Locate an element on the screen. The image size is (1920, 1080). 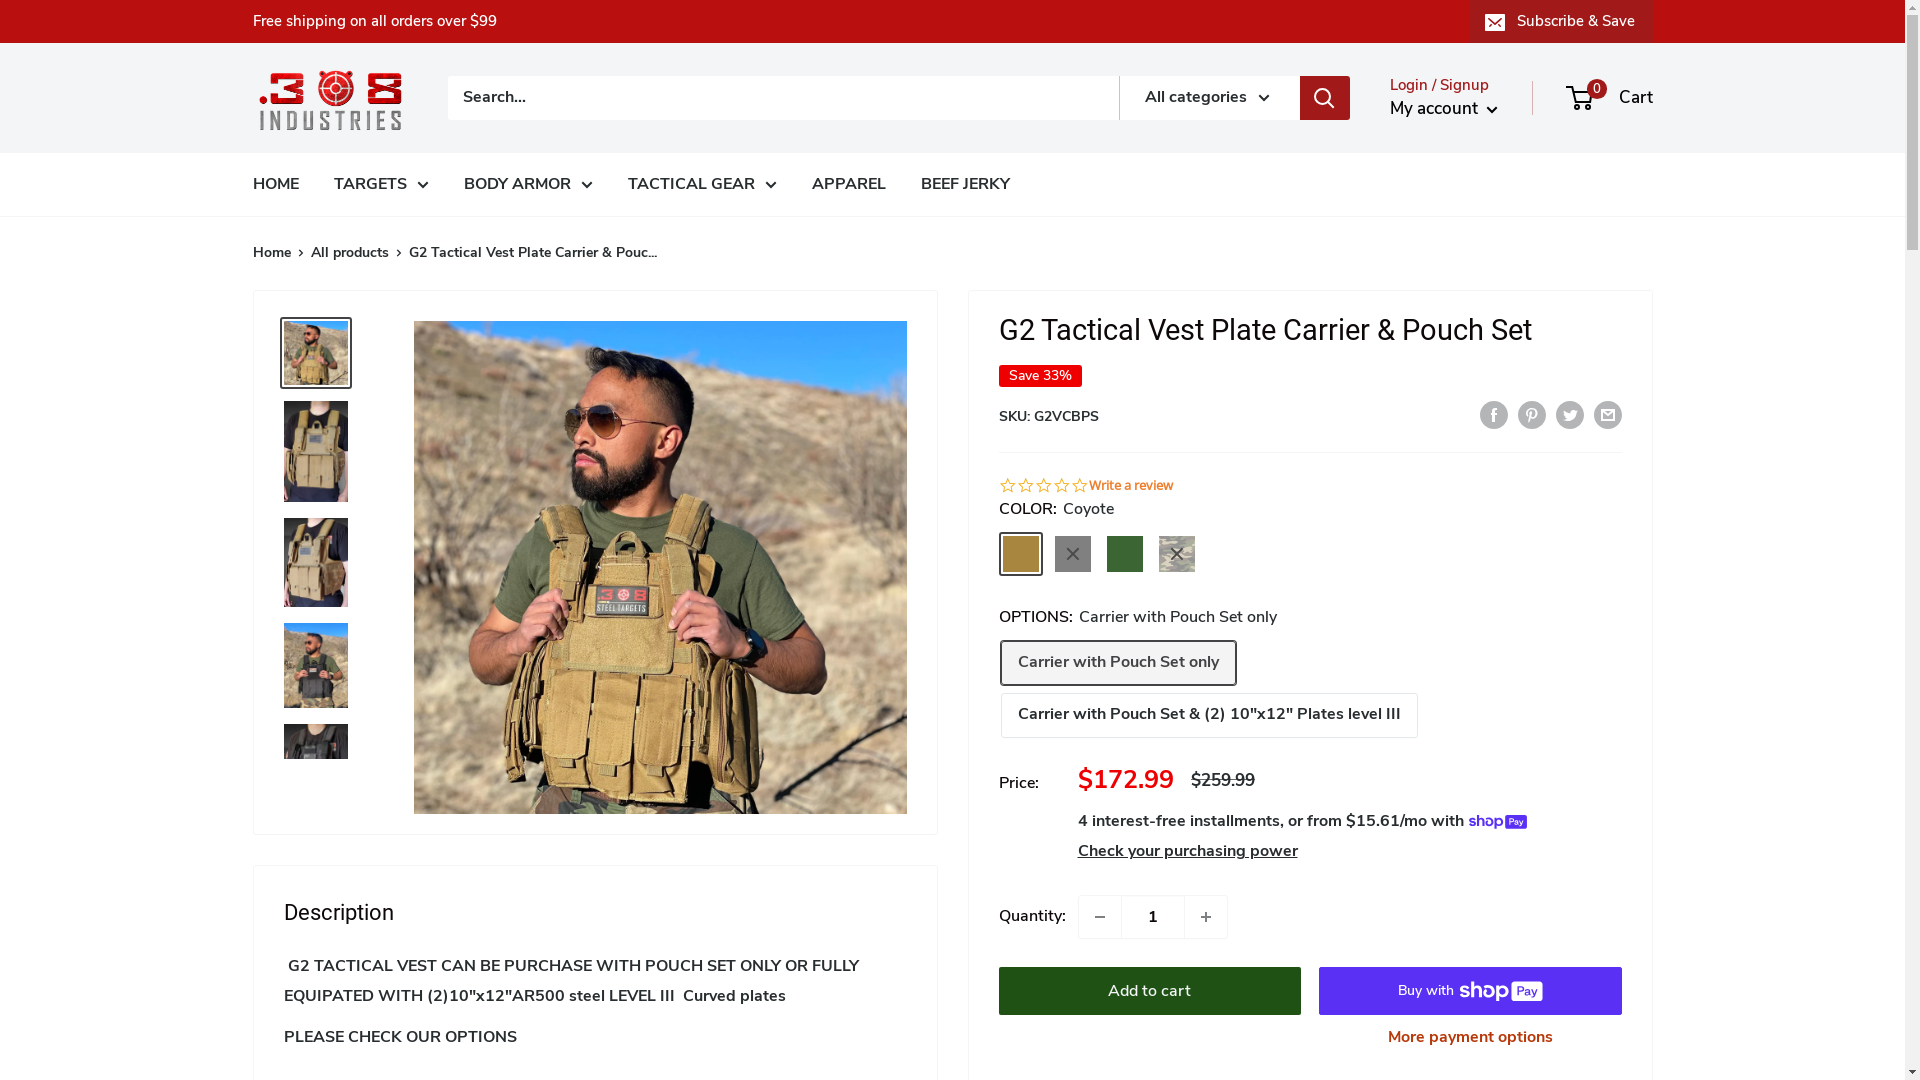
'APPAREL' is located at coordinates (811, 185).